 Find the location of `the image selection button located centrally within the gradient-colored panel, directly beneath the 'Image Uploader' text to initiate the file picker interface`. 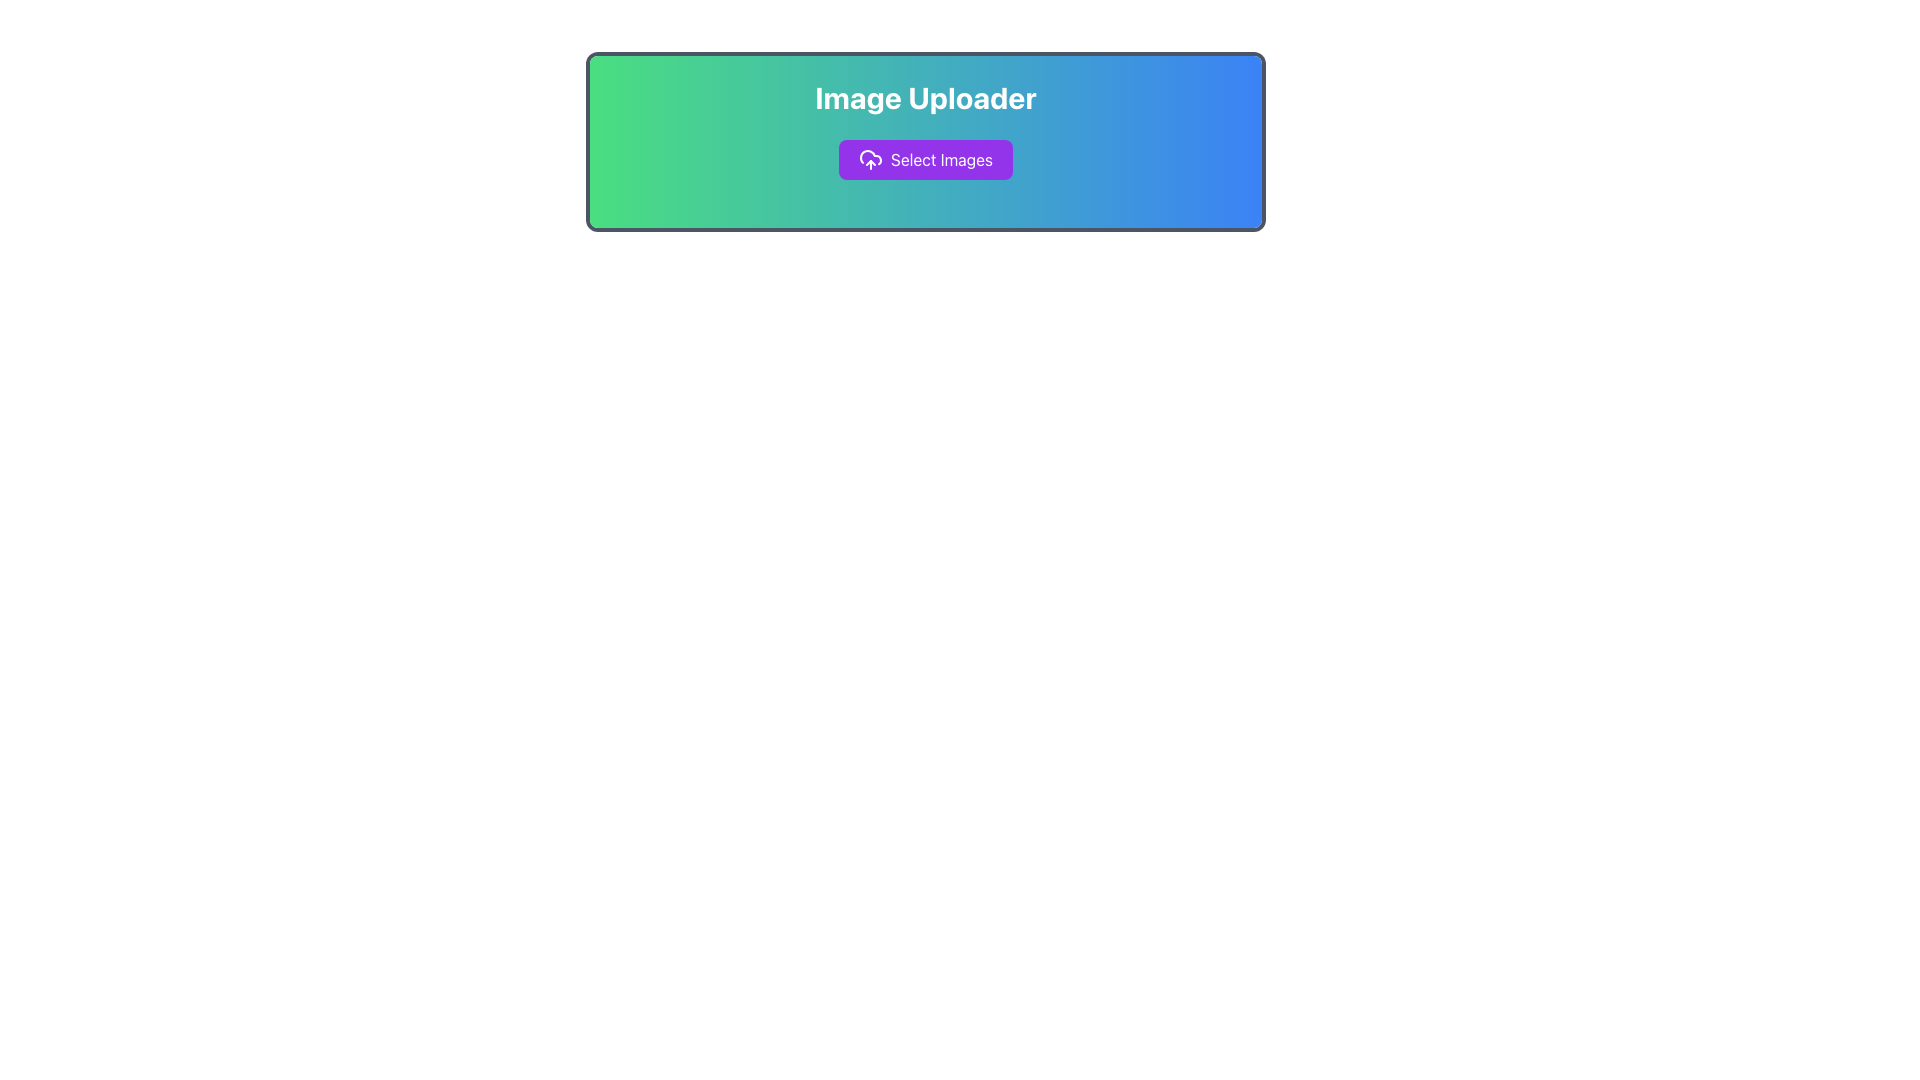

the image selection button located centrally within the gradient-colored panel, directly beneath the 'Image Uploader' text to initiate the file picker interface is located at coordinates (925, 158).